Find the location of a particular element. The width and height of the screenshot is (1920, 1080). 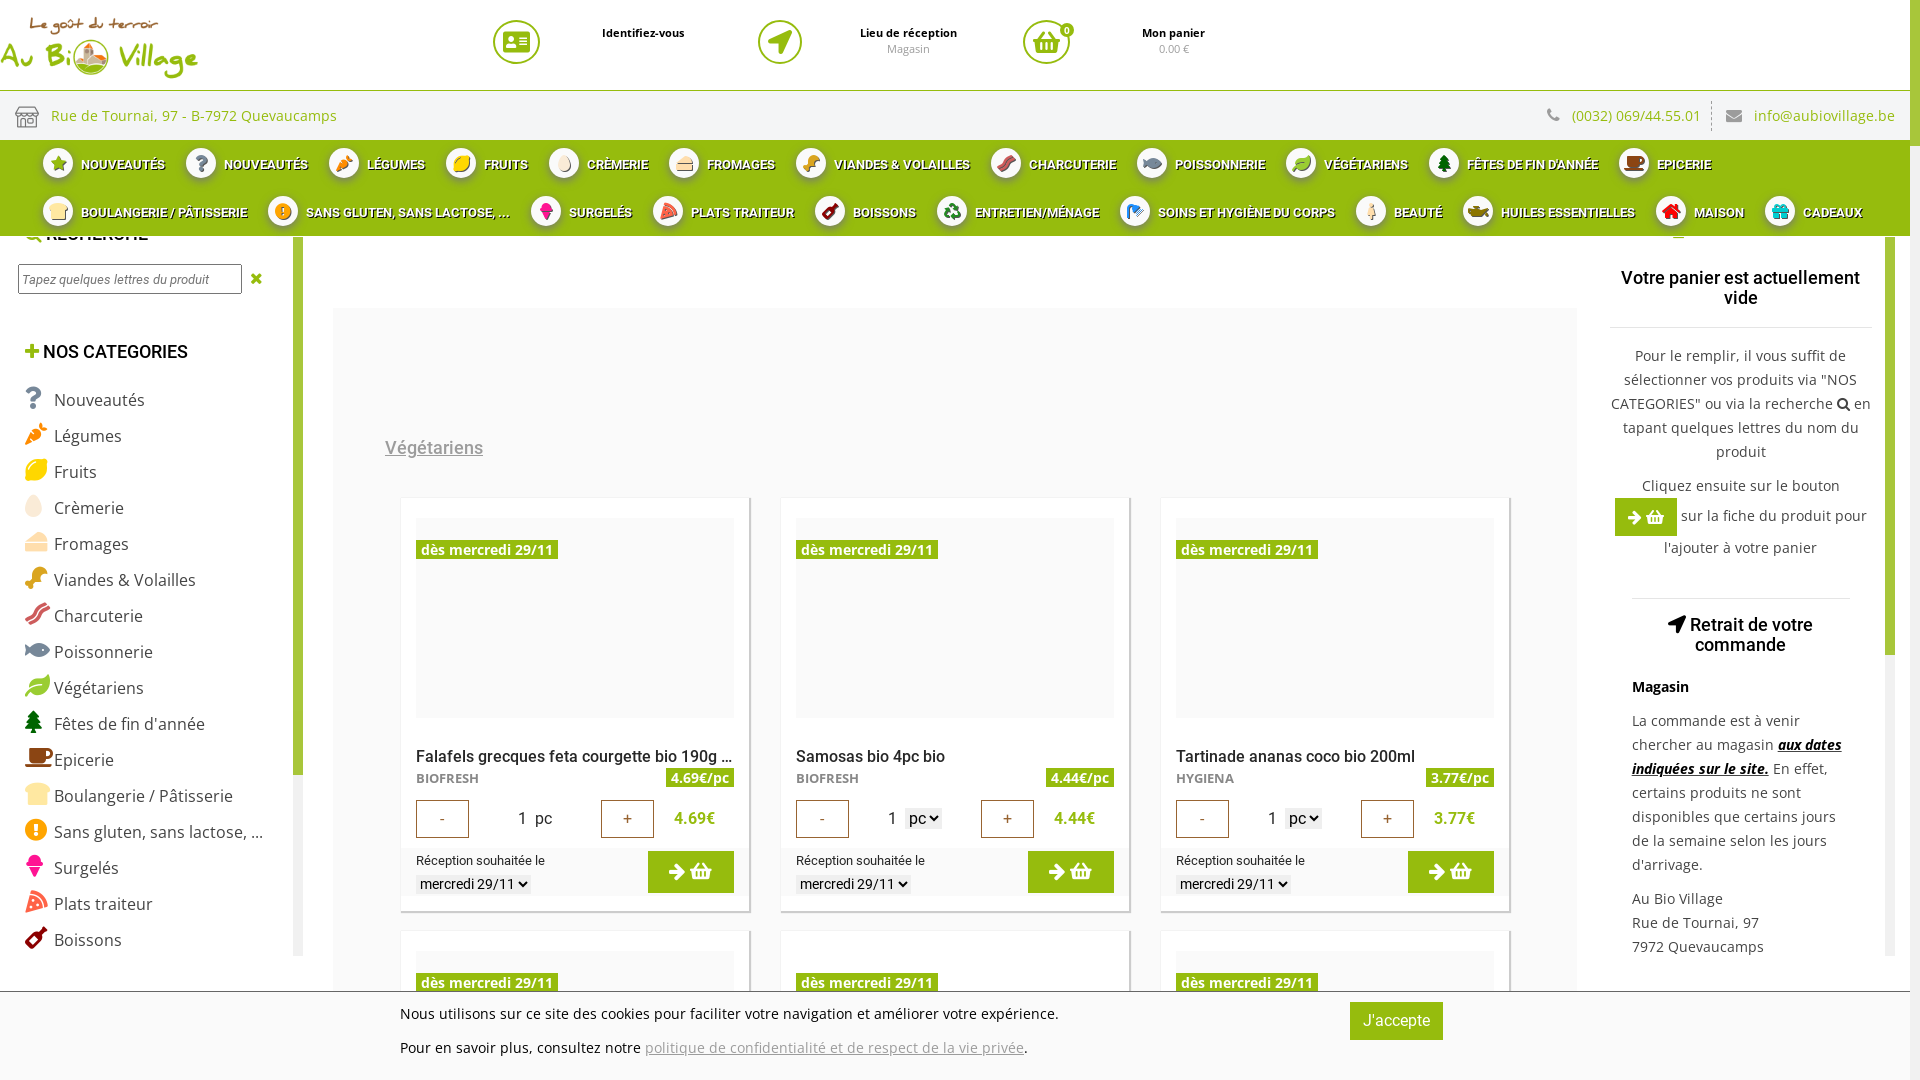

'VIANDES & VOLAILLES' is located at coordinates (880, 157).